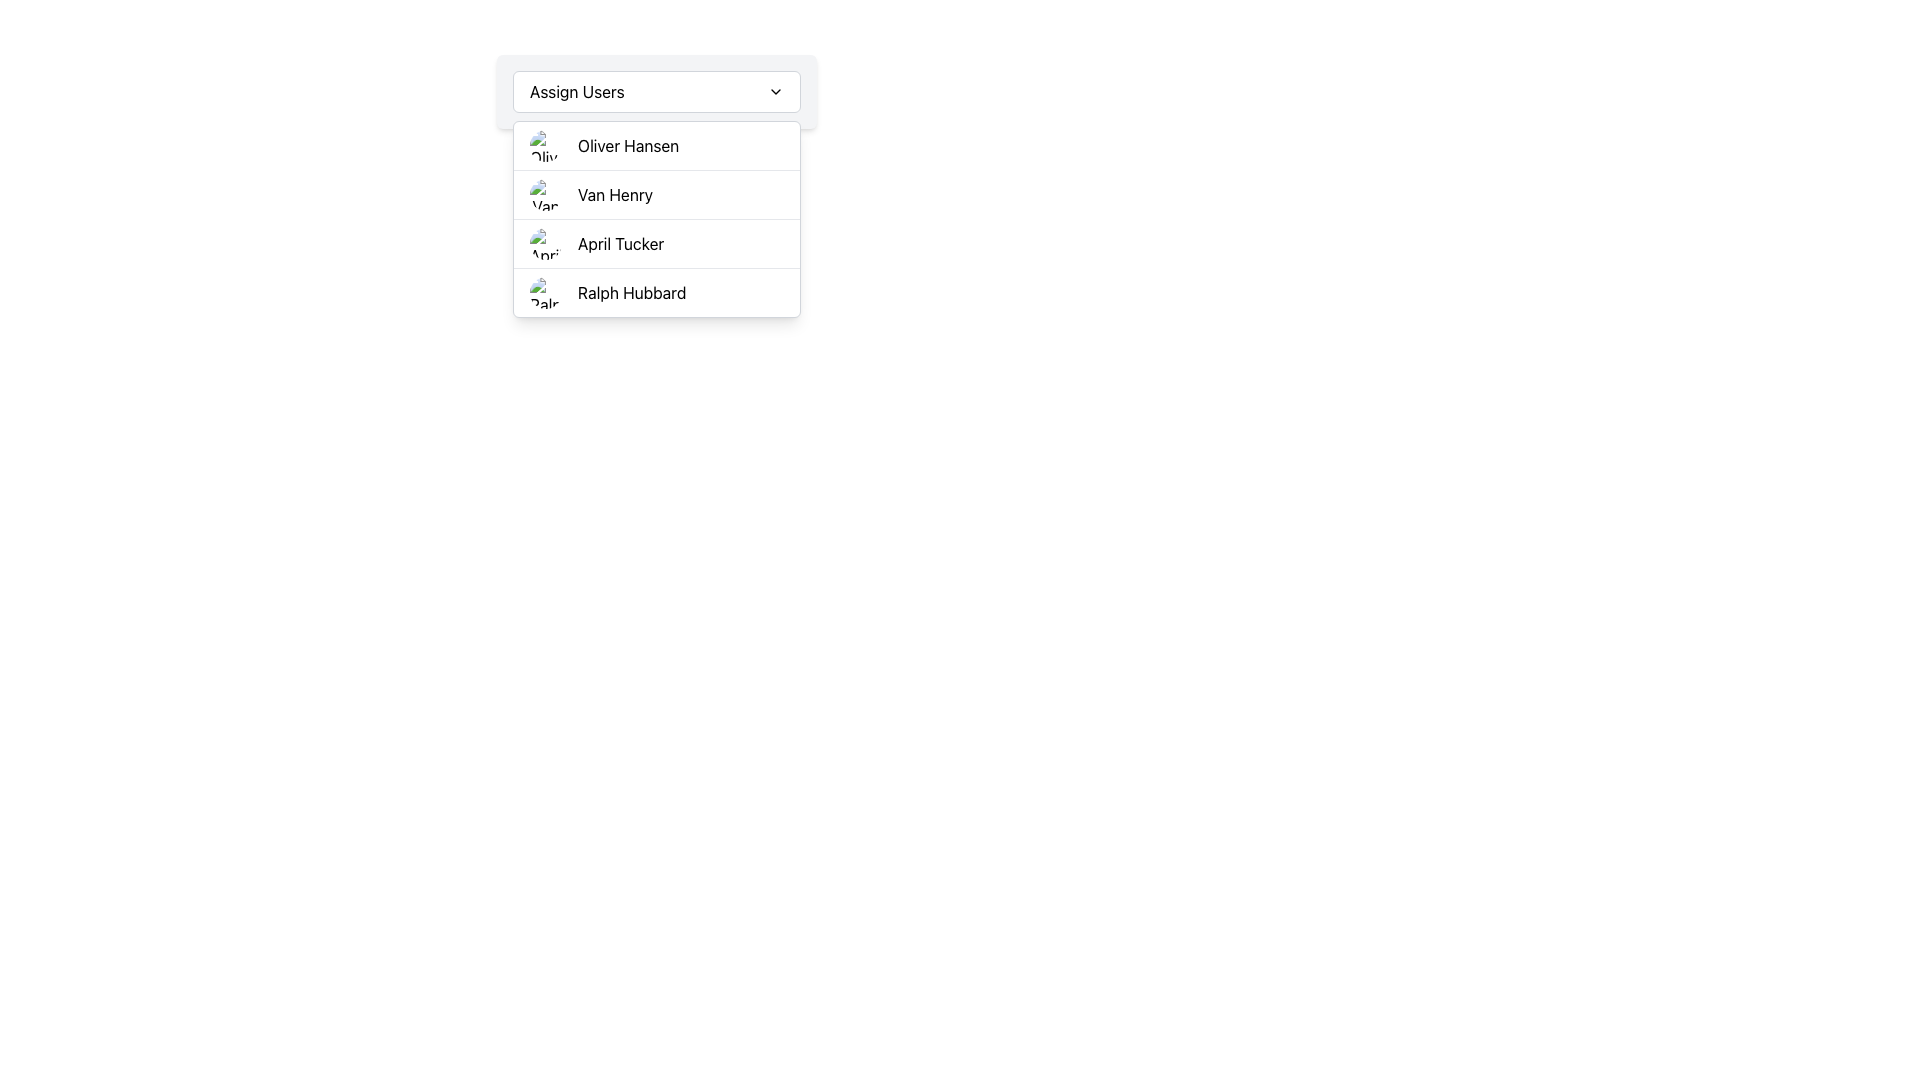  I want to click on the text label 'Oliver Hansen' which is located in the second item of the dropdown list starting with 'Assign Users', so click(627, 145).